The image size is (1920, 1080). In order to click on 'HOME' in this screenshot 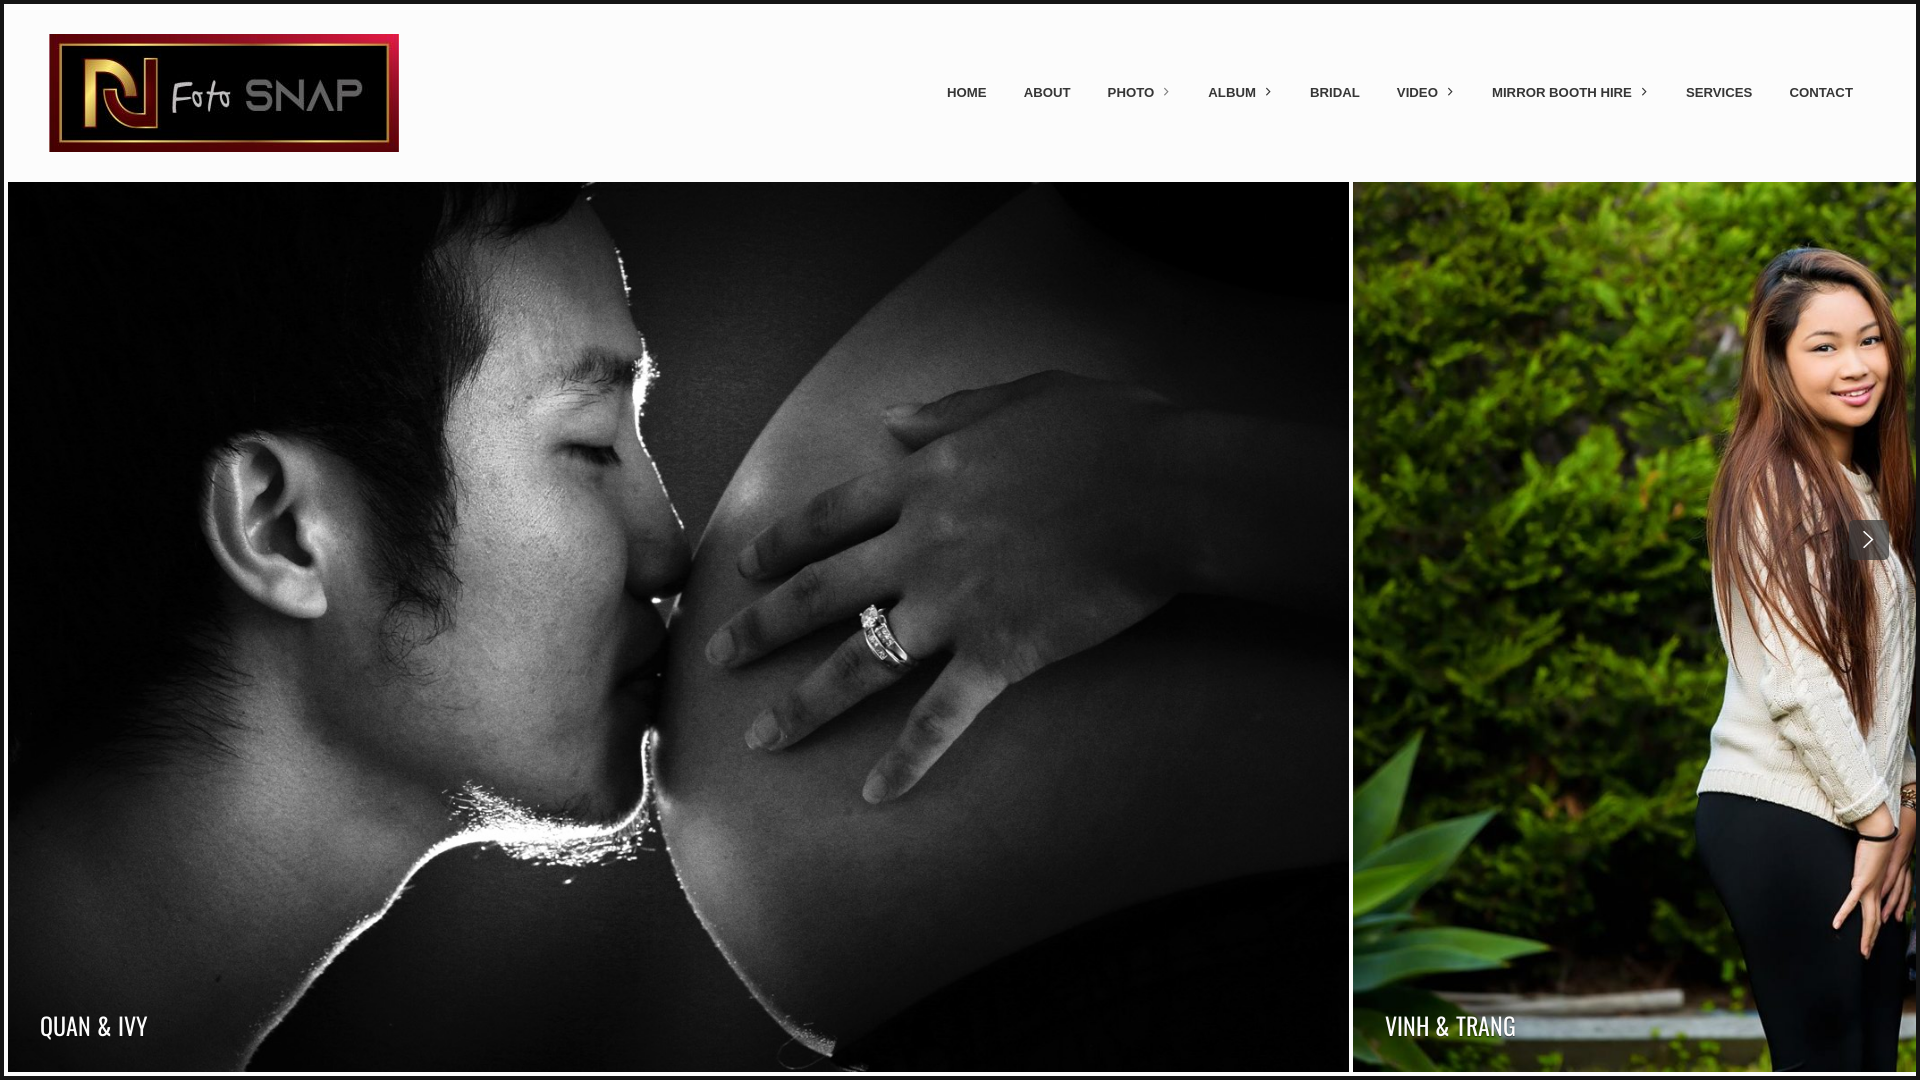, I will do `click(966, 92)`.